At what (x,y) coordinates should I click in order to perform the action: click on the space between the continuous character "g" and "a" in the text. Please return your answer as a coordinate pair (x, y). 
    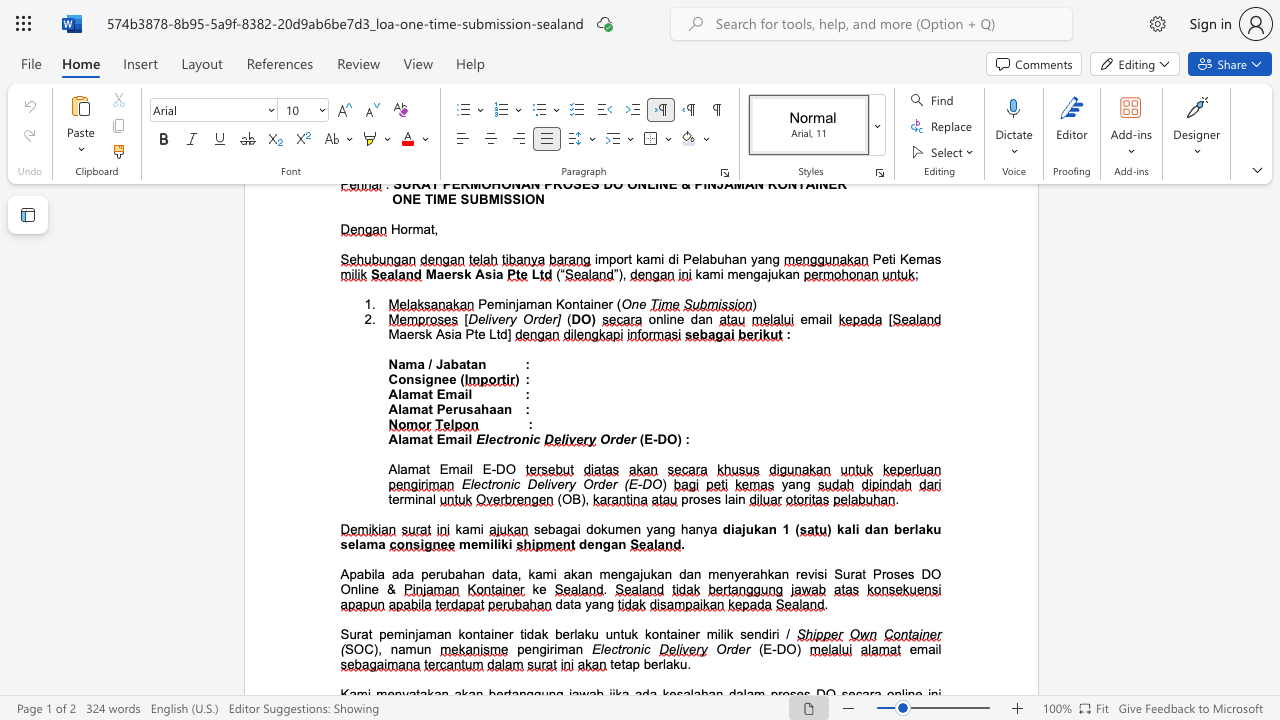
    Looking at the image, I should click on (569, 528).